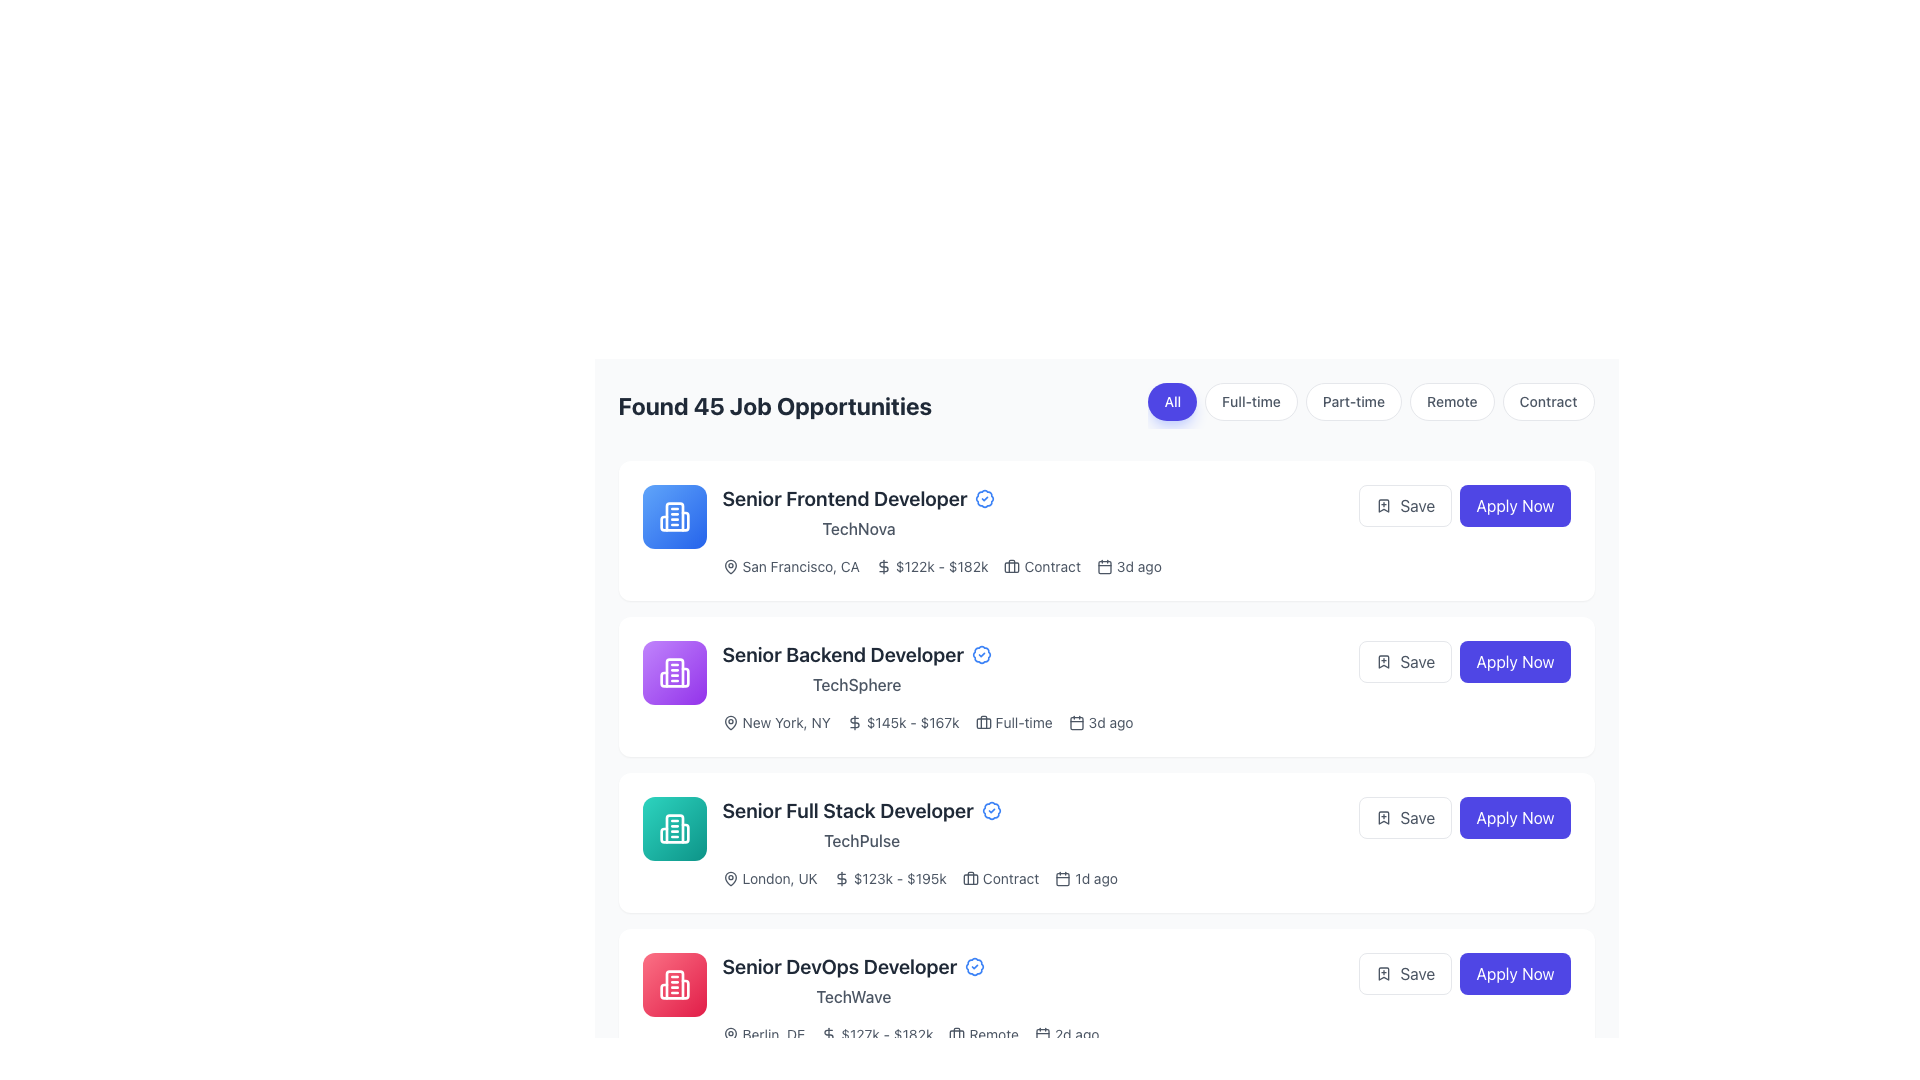 This screenshot has height=1080, width=1920. What do you see at coordinates (985, 497) in the screenshot?
I see `the verified status icon next to the title 'Senior Frontend Developer' in the TechNova job listing to indicate its credibility` at bounding box center [985, 497].